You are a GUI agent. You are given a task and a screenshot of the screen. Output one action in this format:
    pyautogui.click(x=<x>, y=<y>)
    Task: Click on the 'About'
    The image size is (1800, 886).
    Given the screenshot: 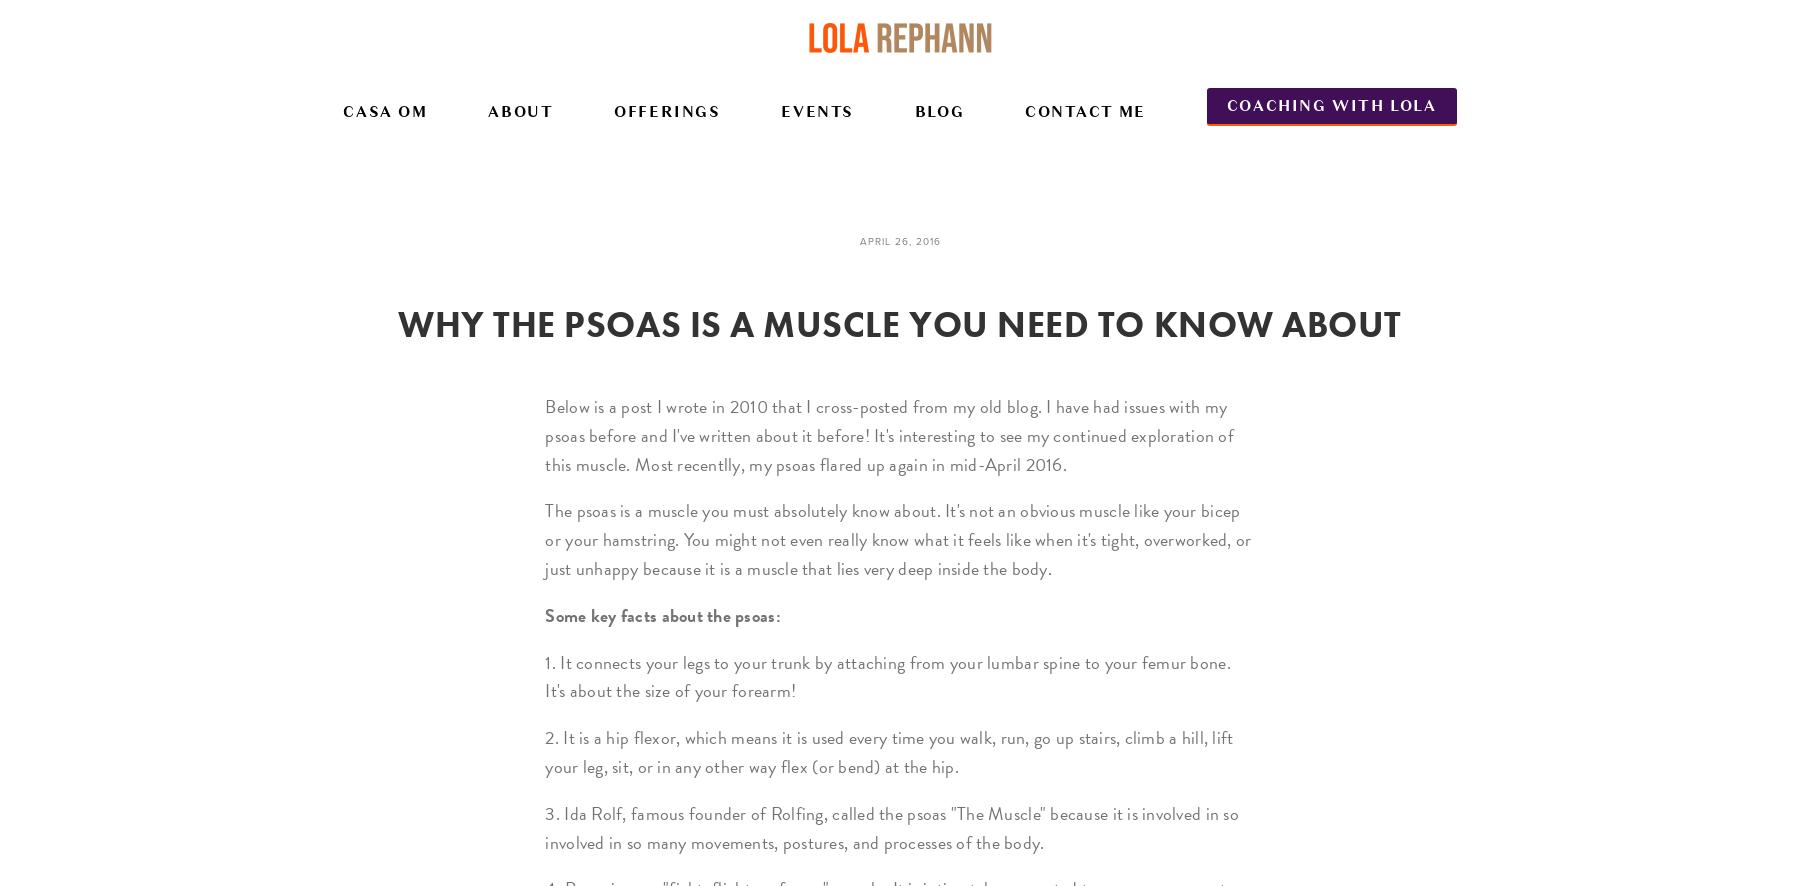 What is the action you would take?
    pyautogui.click(x=519, y=111)
    